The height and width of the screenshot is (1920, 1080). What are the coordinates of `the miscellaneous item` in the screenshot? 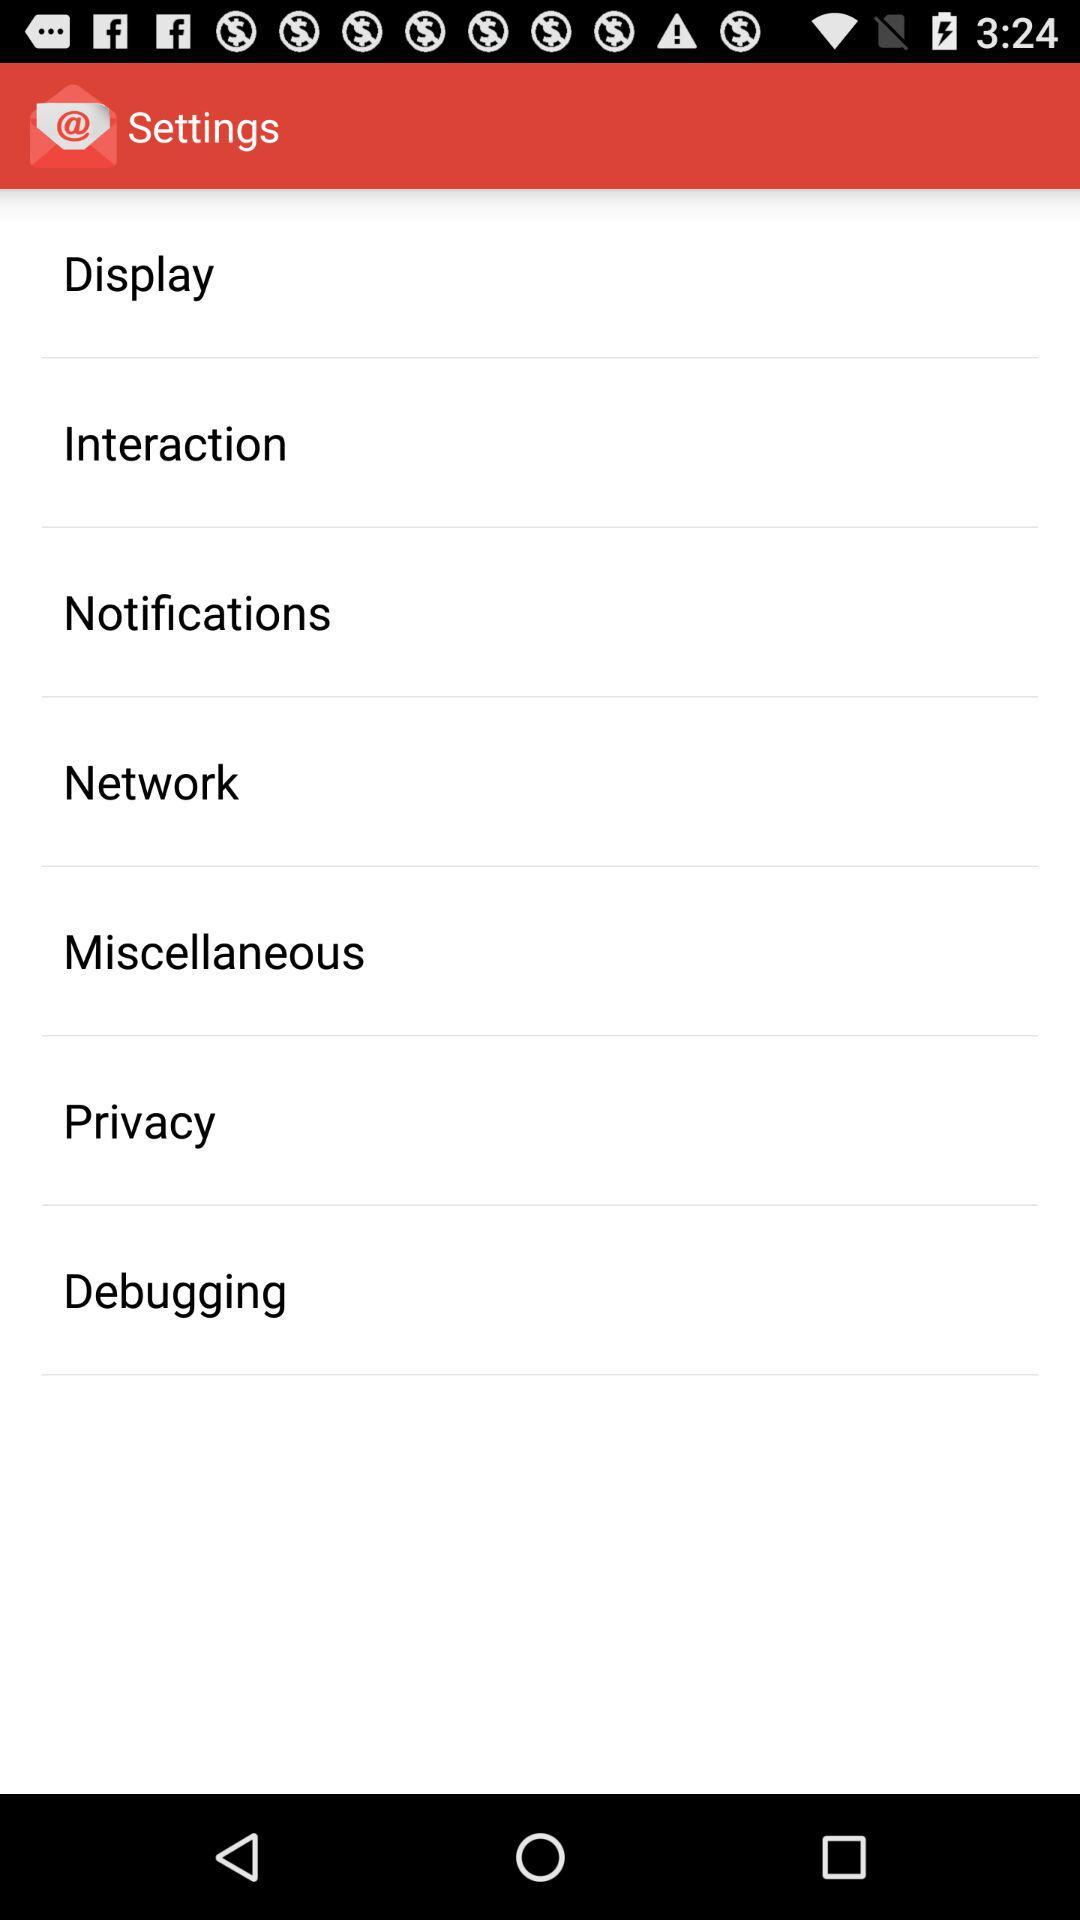 It's located at (214, 949).